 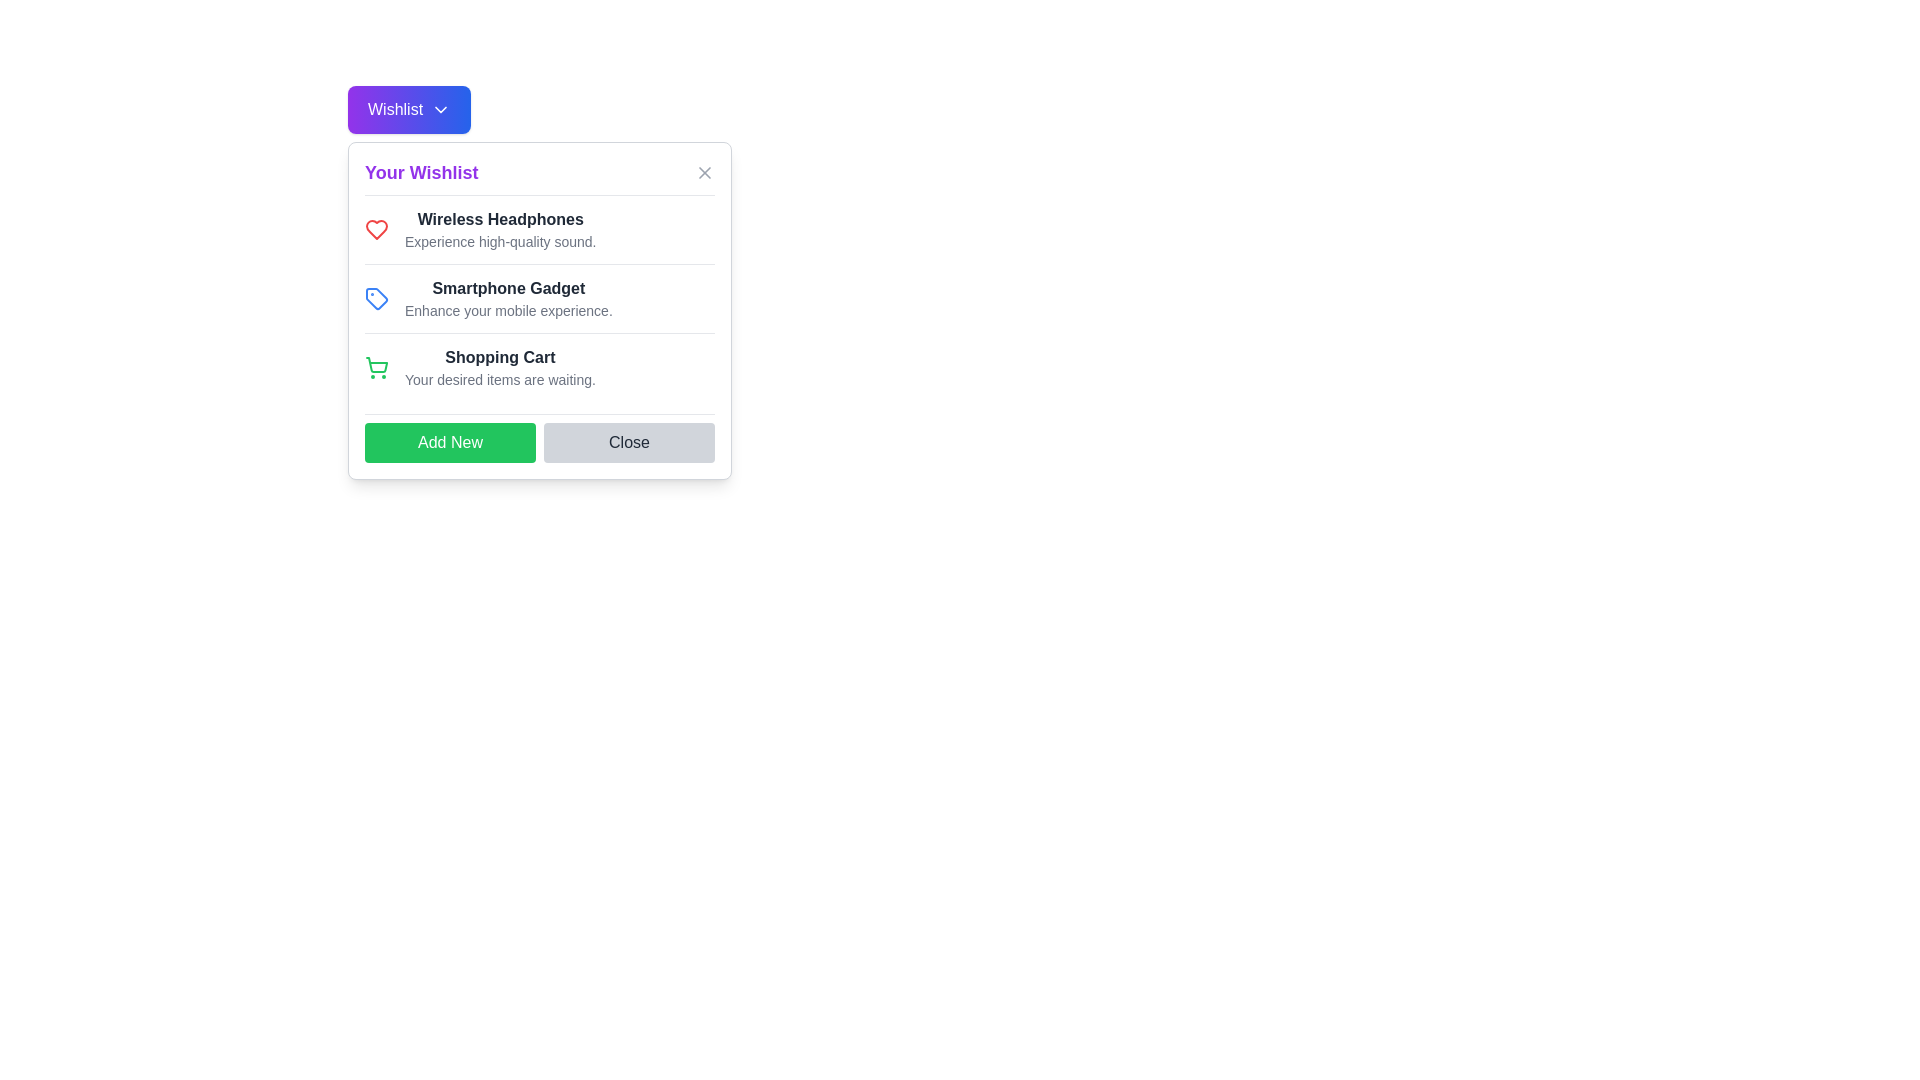 What do you see at coordinates (539, 229) in the screenshot?
I see `the first list item in the 'Your Wishlist' dialog, which features the title 'Wireless Headphones' in bold and a red heart icon to the left` at bounding box center [539, 229].